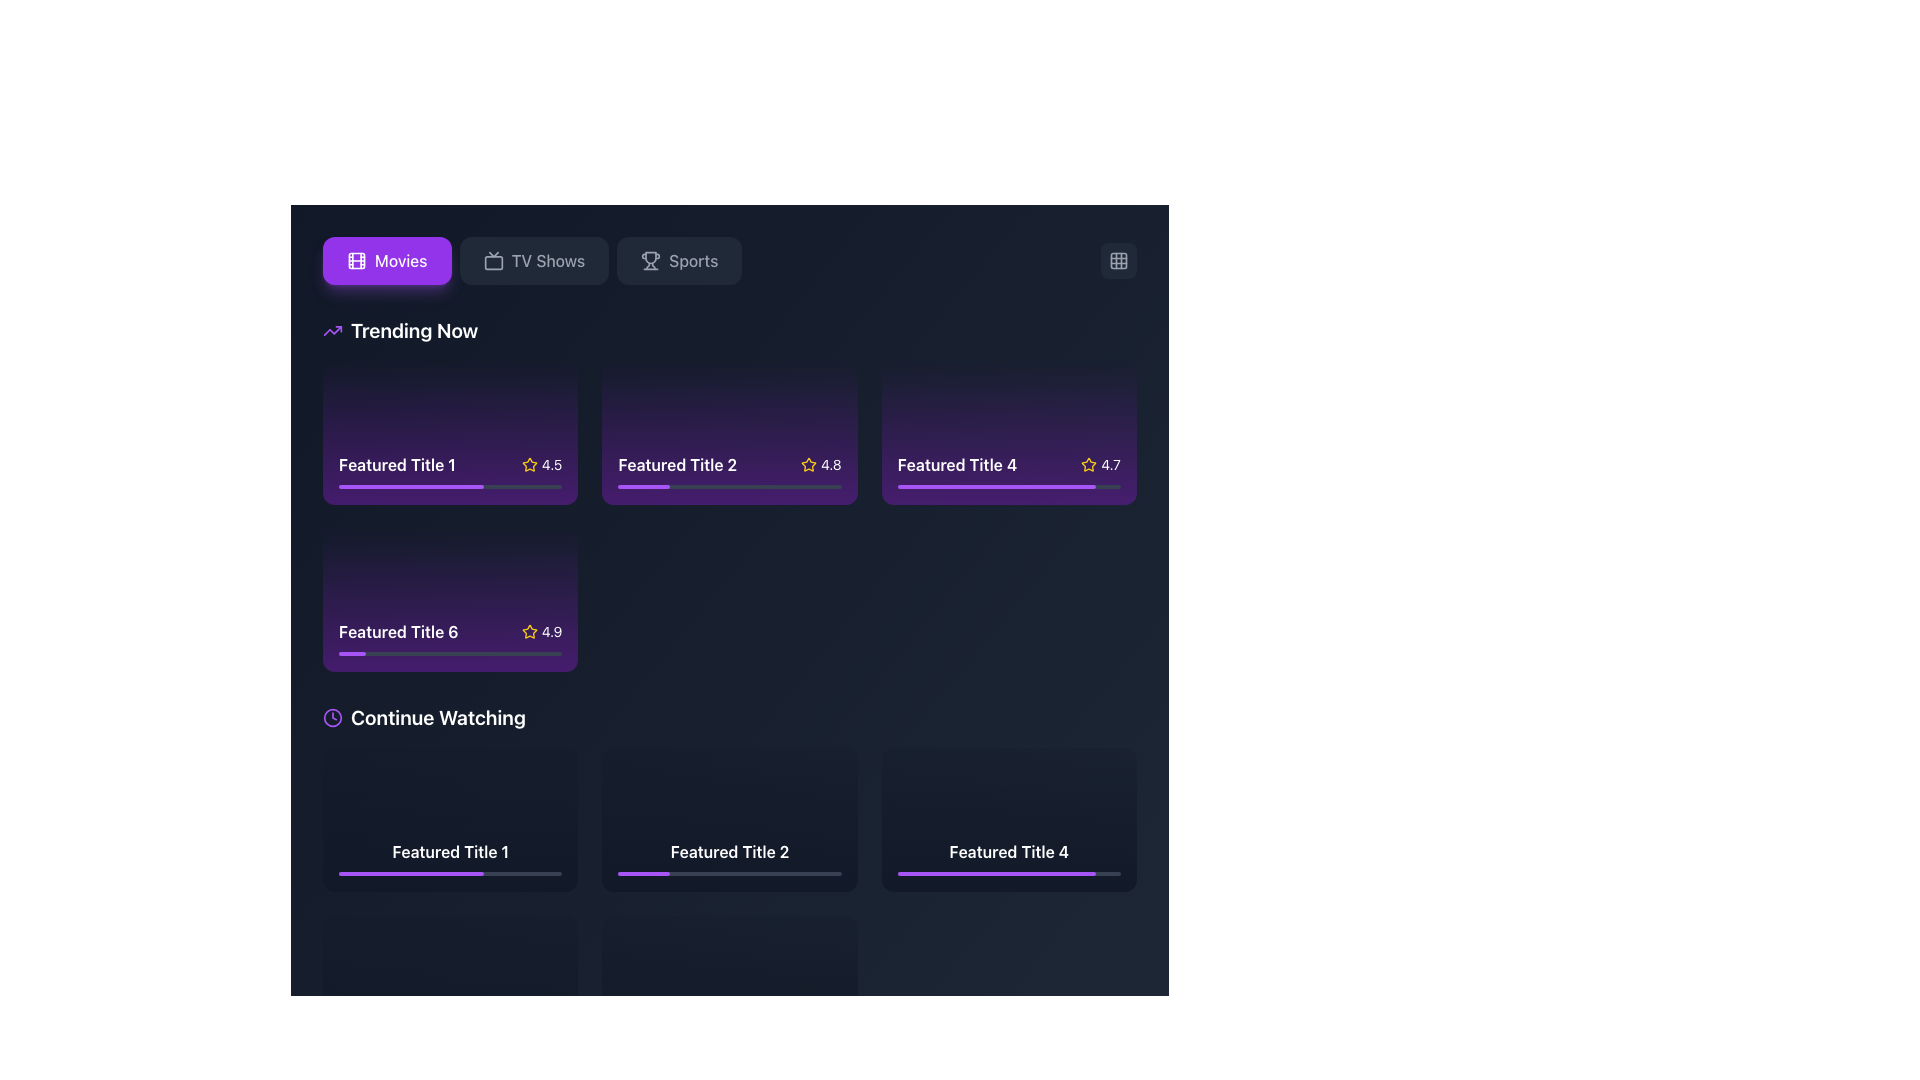 The height and width of the screenshot is (1080, 1920). What do you see at coordinates (728, 879) in the screenshot?
I see `the second card in the 'Continue Watching' section` at bounding box center [728, 879].